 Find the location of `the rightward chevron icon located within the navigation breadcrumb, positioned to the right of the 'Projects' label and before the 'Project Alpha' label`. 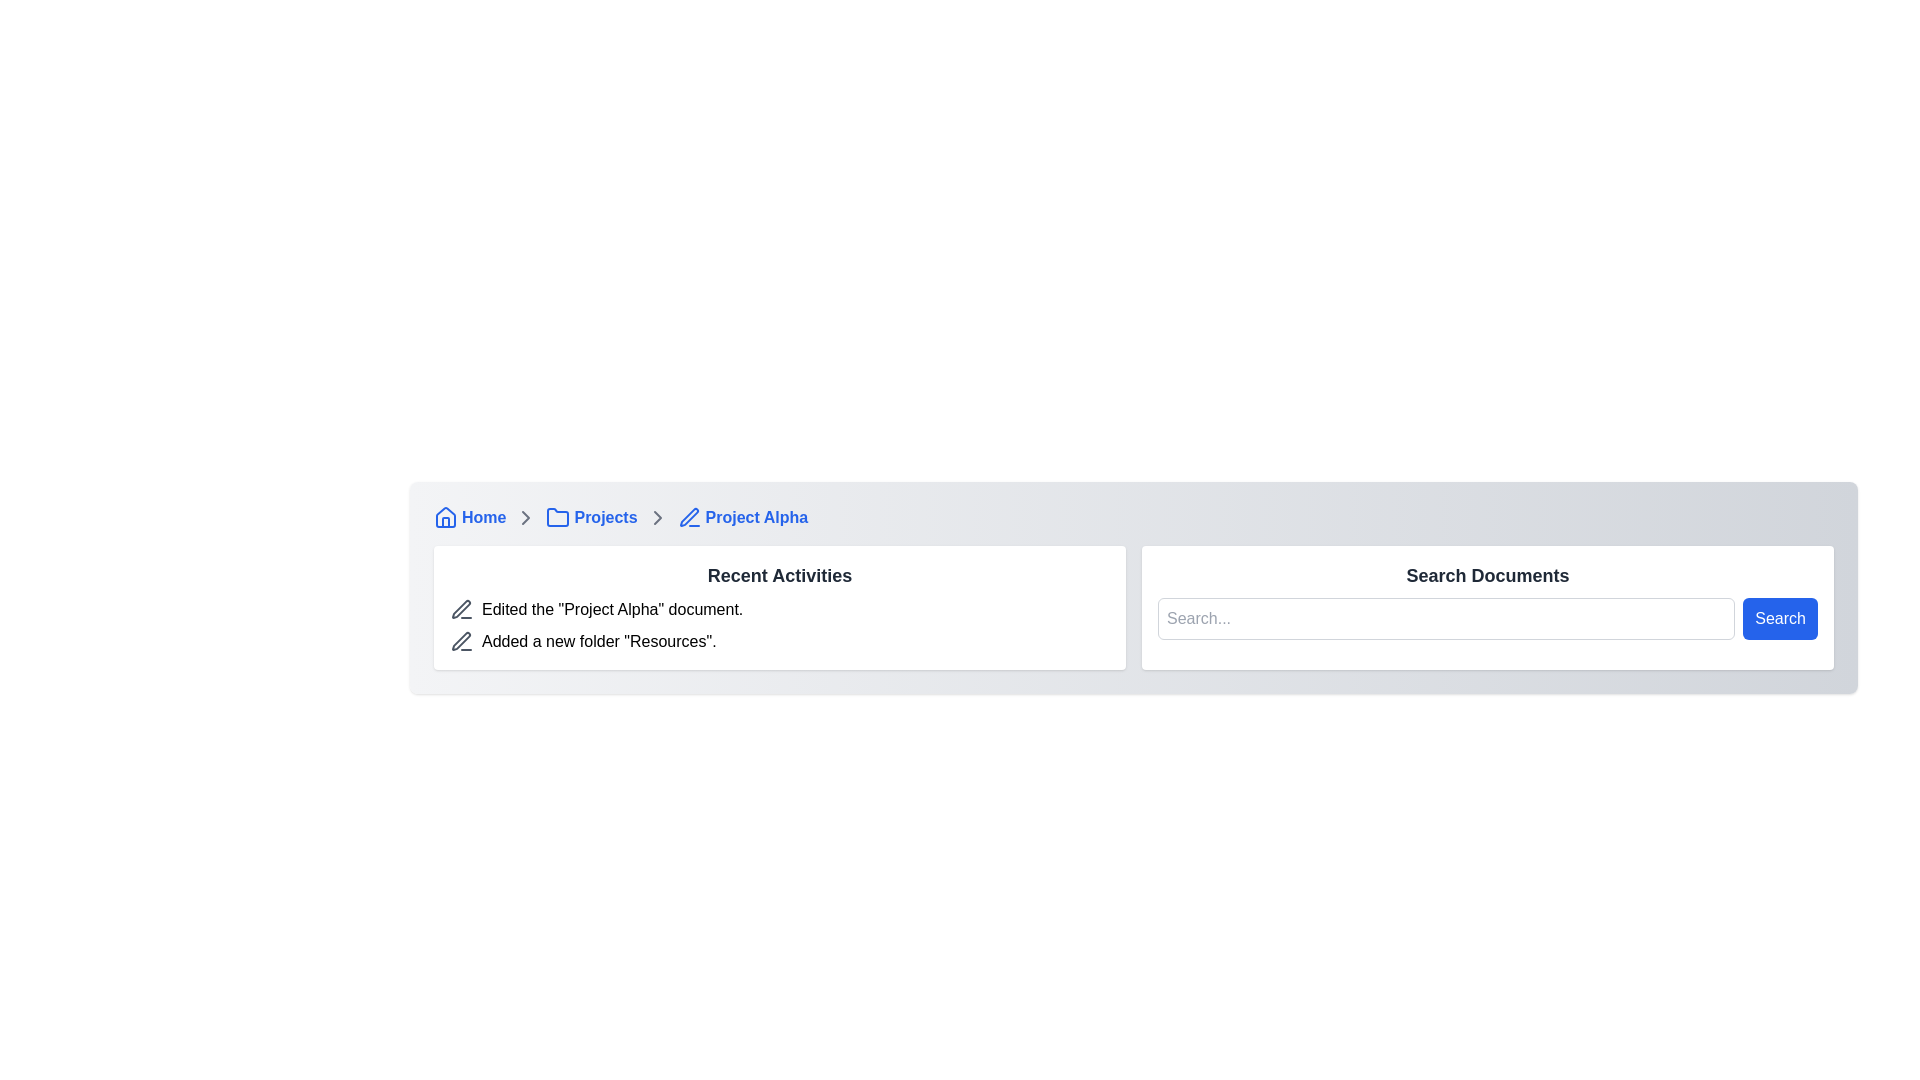

the rightward chevron icon located within the navigation breadcrumb, positioned to the right of the 'Projects' label and before the 'Project Alpha' label is located at coordinates (526, 516).